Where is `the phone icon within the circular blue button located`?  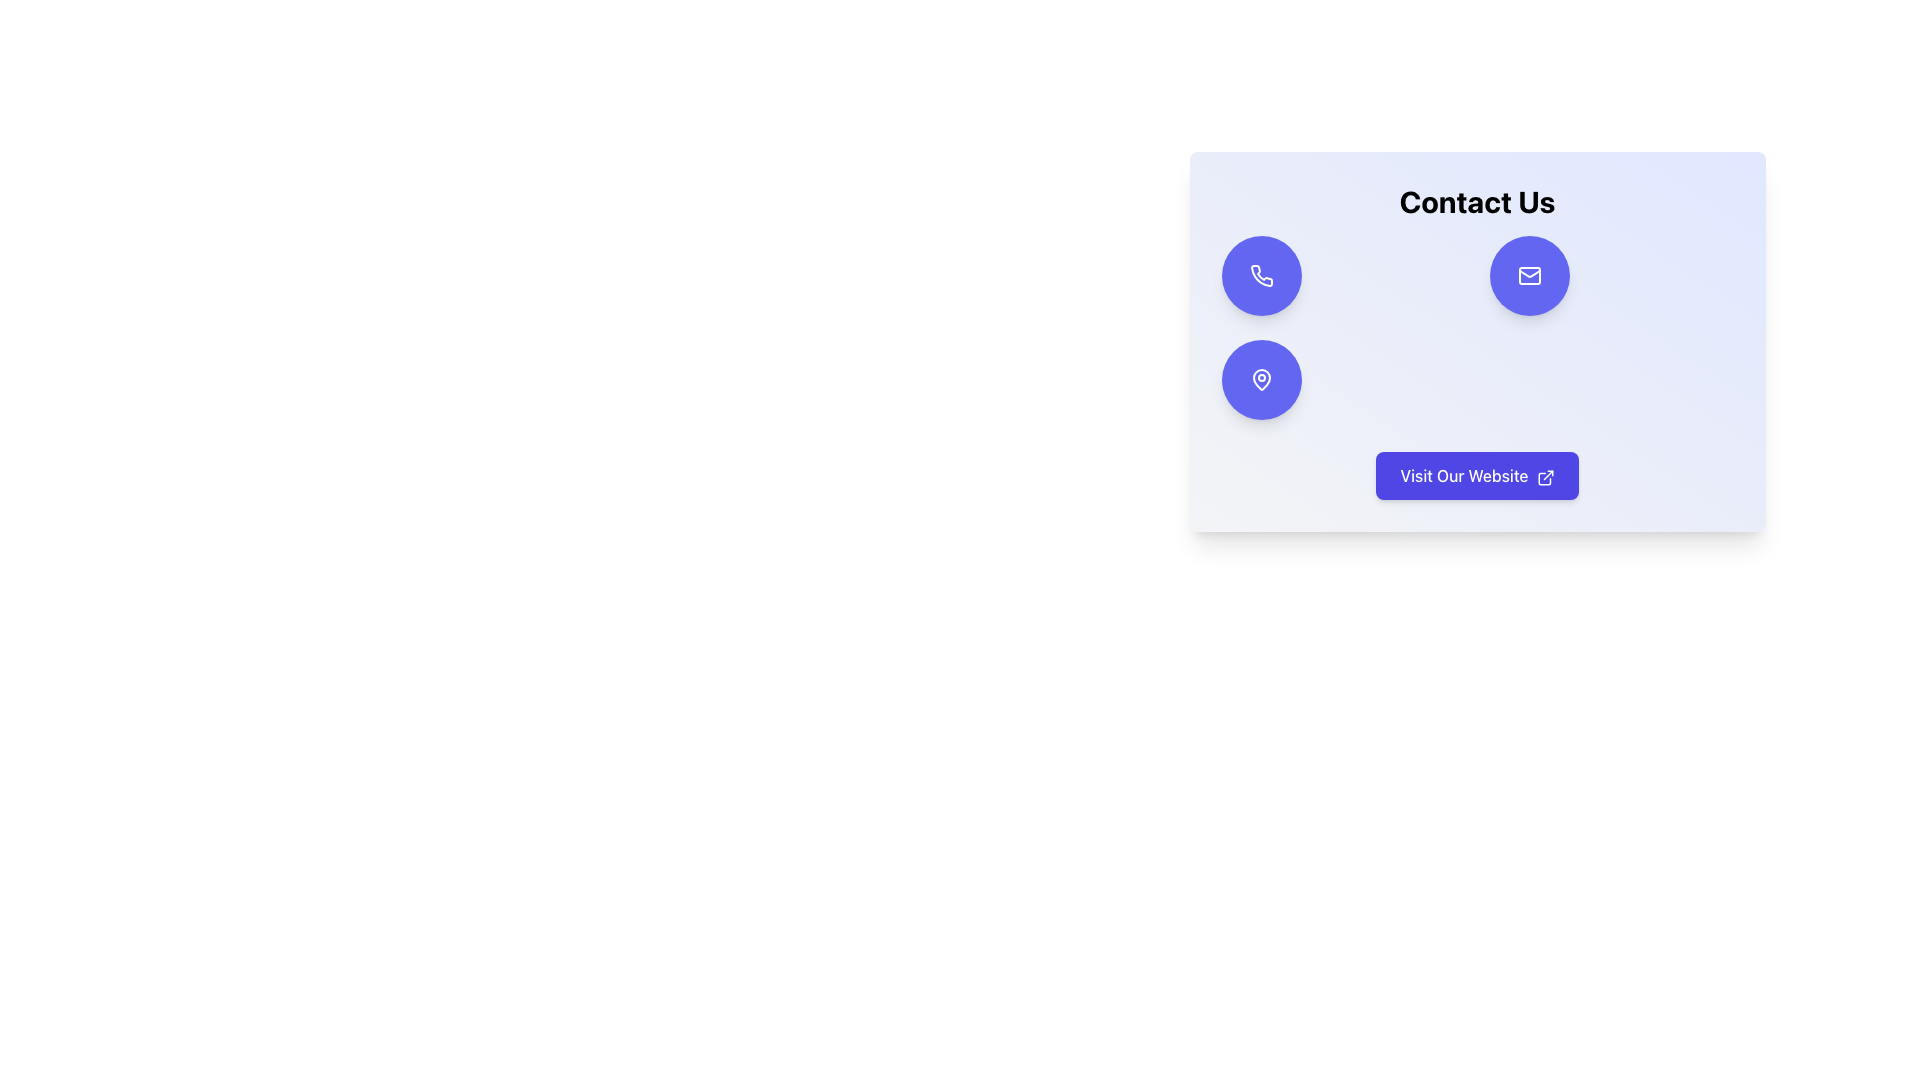
the phone icon within the circular blue button located is located at coordinates (1260, 275).